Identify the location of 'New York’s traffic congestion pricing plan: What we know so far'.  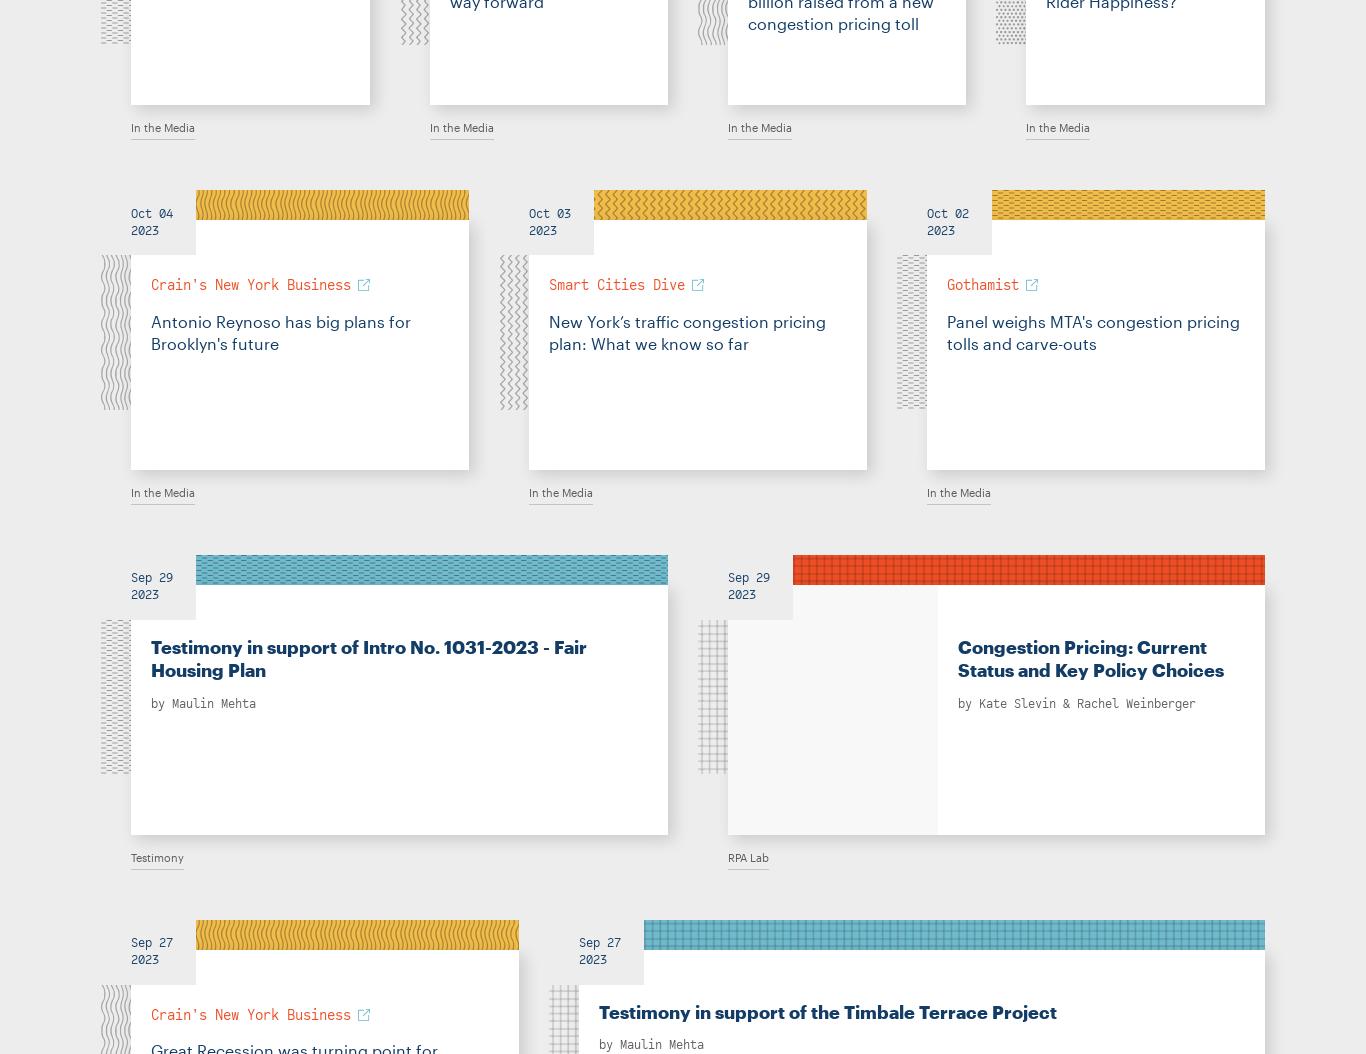
(548, 332).